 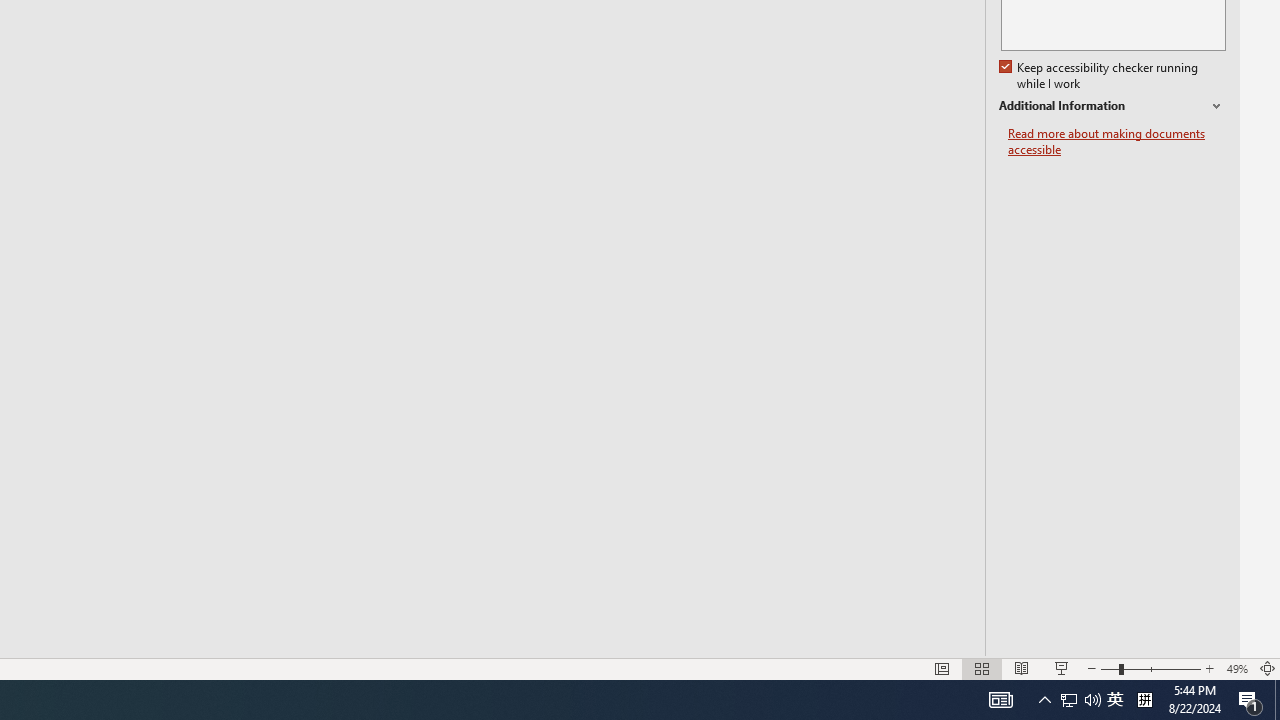 I want to click on 'Slide Sorter', so click(x=982, y=669).